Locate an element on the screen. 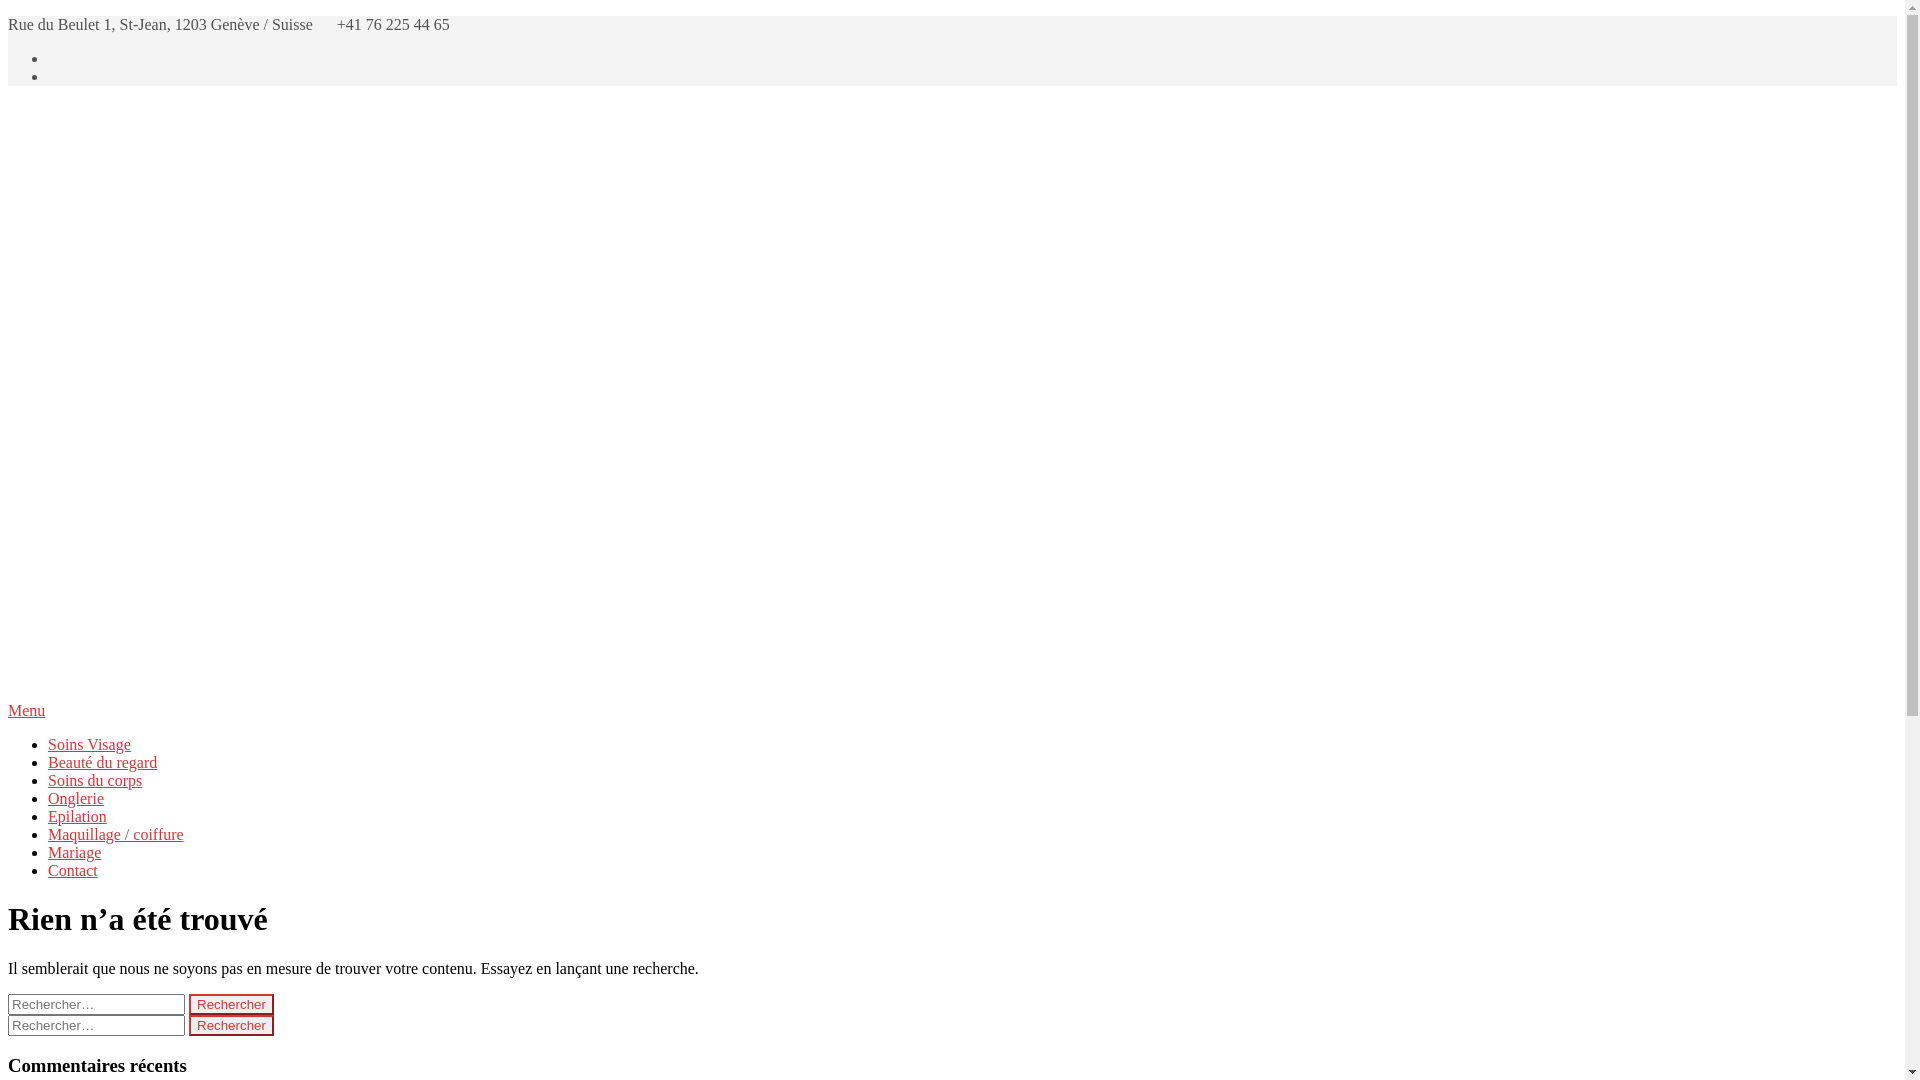 This screenshot has height=1080, width=1920. 'Menu' is located at coordinates (951, 709).